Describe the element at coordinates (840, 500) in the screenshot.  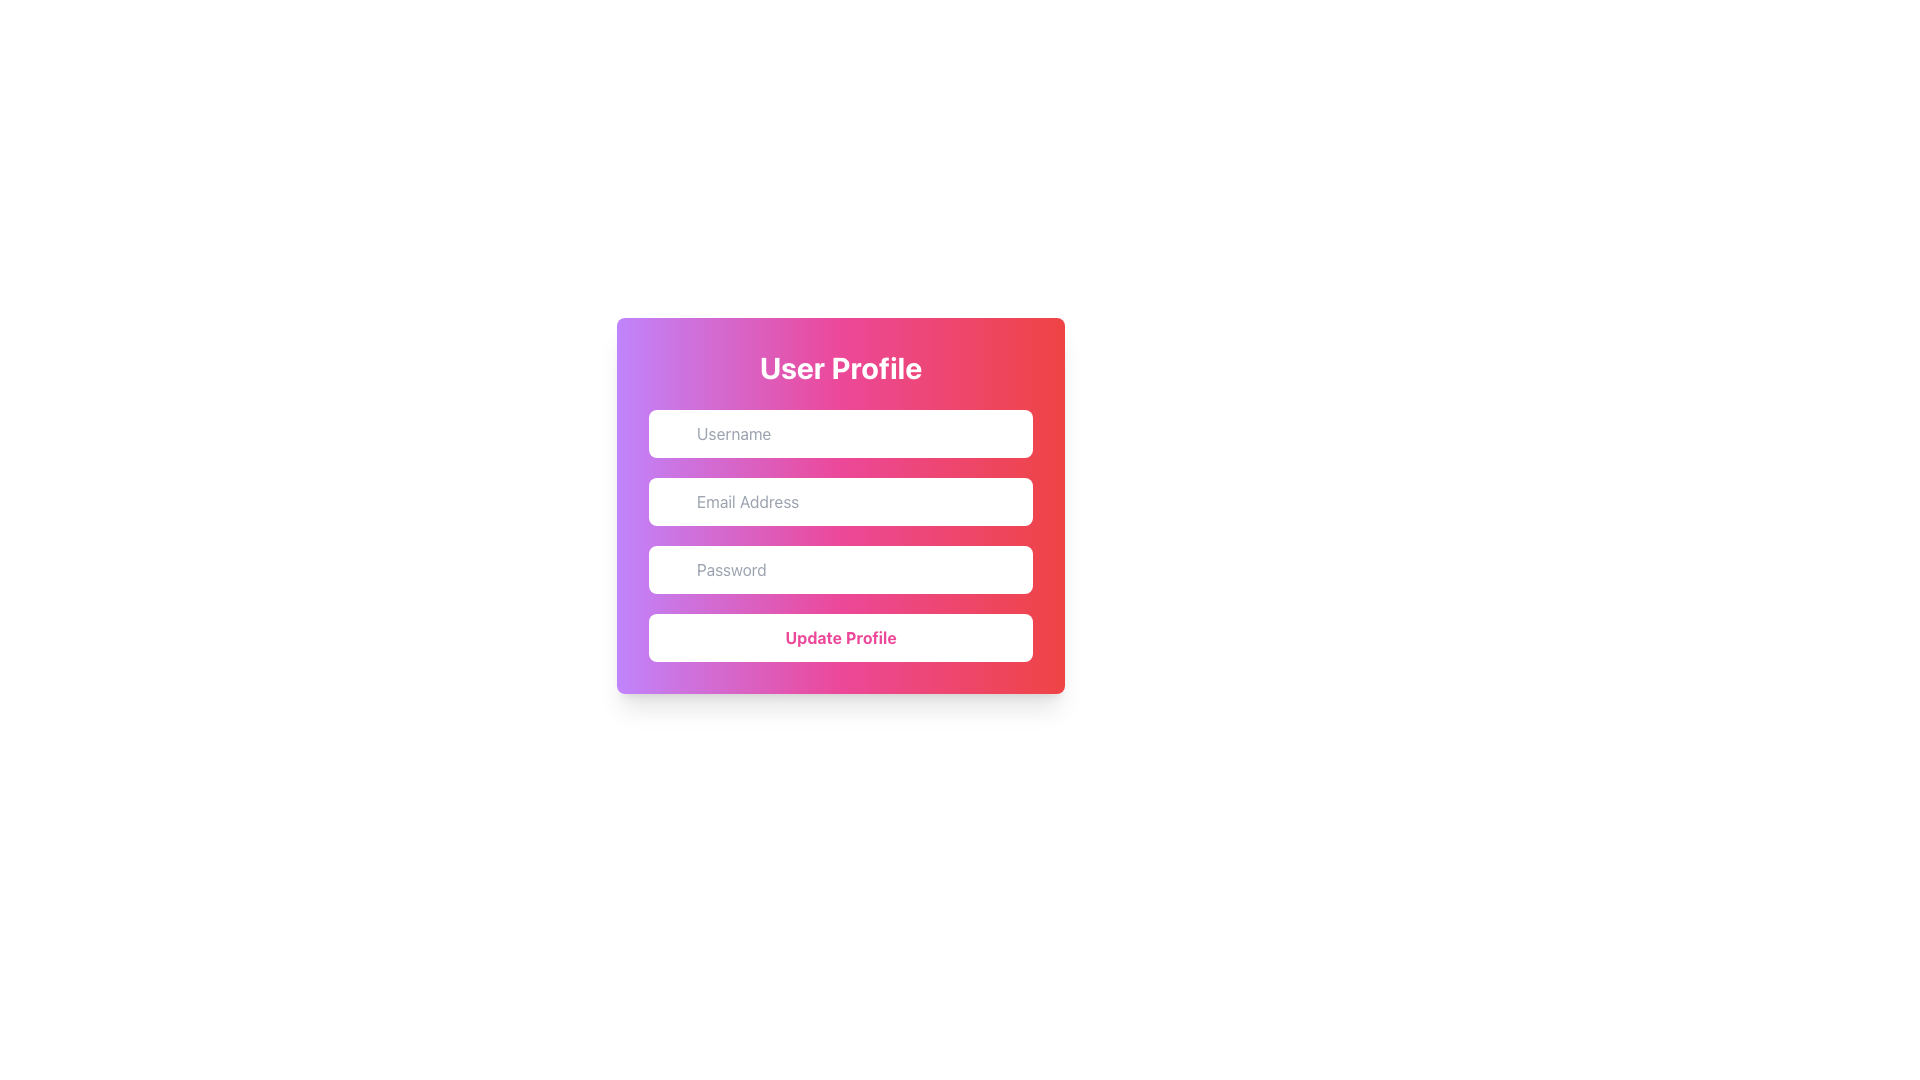
I see `the email input field located below the Username field and above the Password field to focus the input` at that location.